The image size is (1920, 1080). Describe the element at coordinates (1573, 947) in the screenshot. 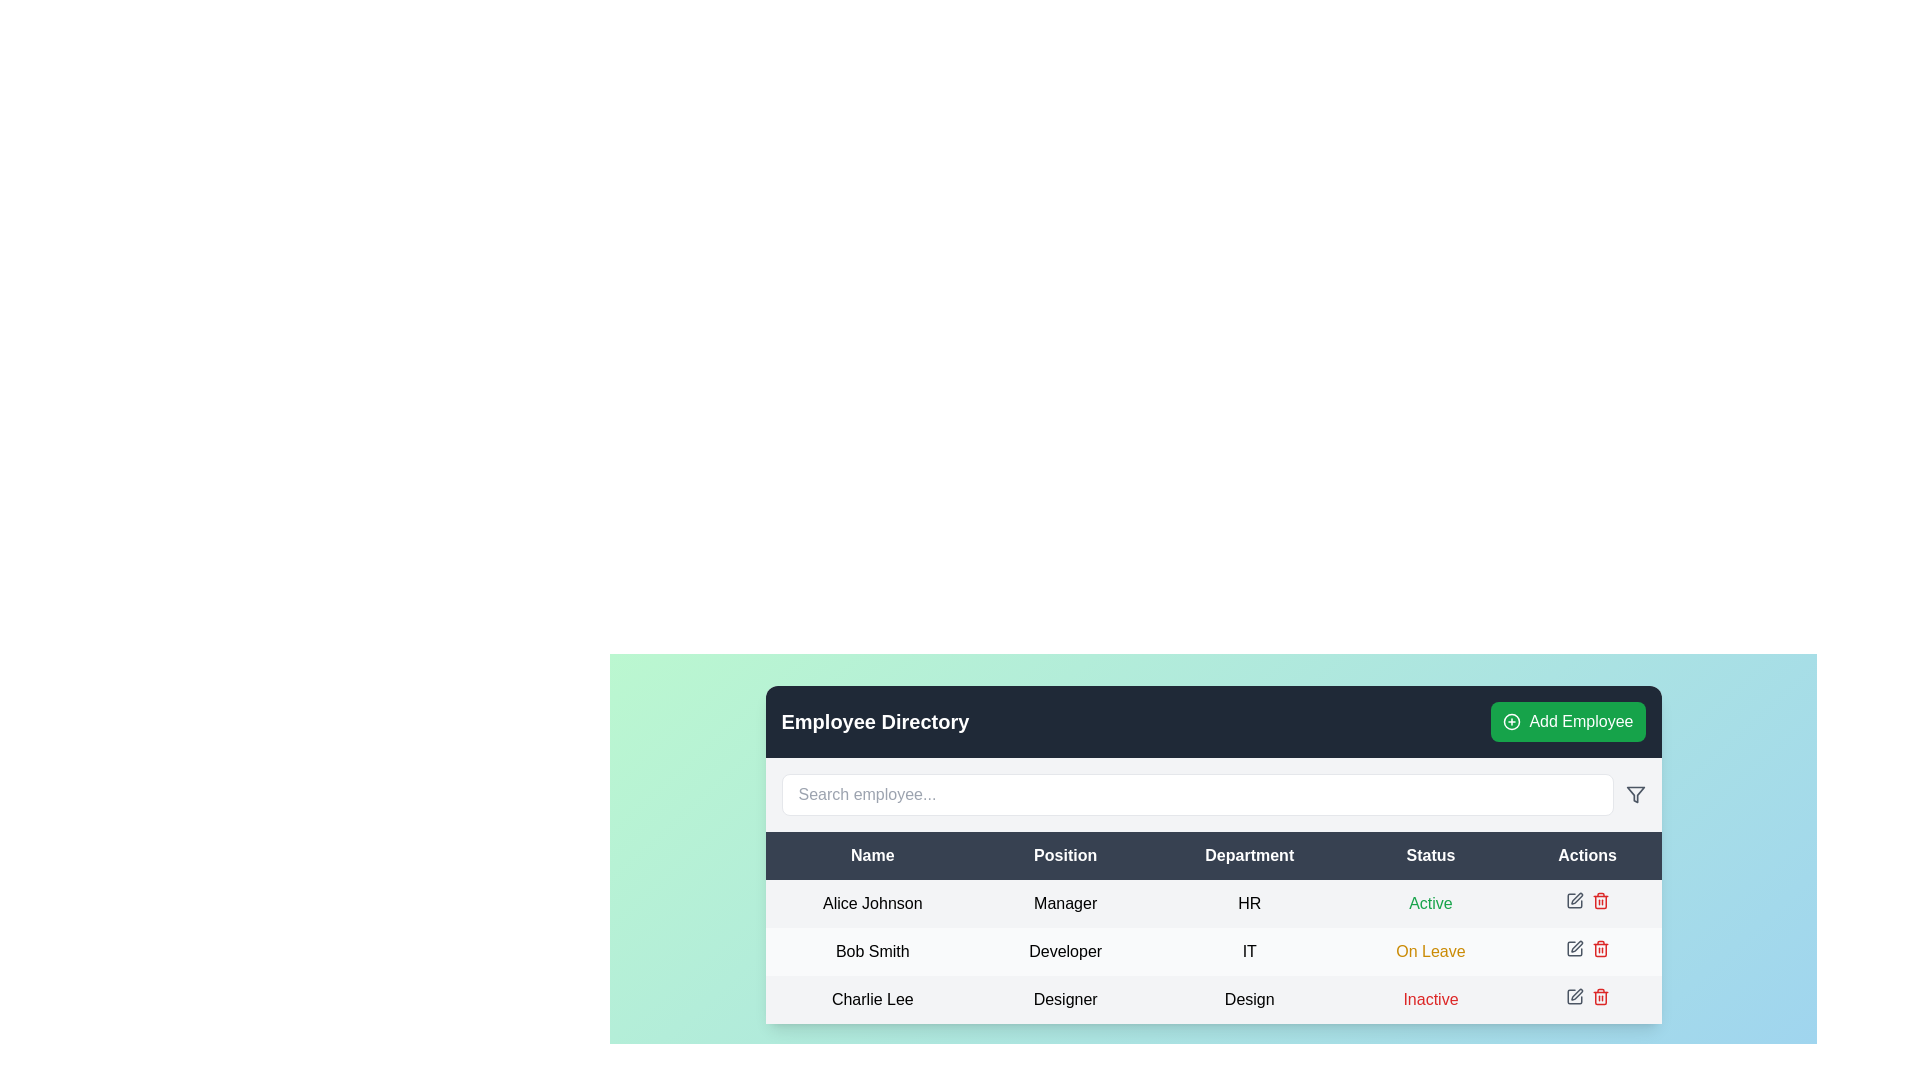

I see `the gray pen icon button located in the actions column of the second row of the table` at that location.